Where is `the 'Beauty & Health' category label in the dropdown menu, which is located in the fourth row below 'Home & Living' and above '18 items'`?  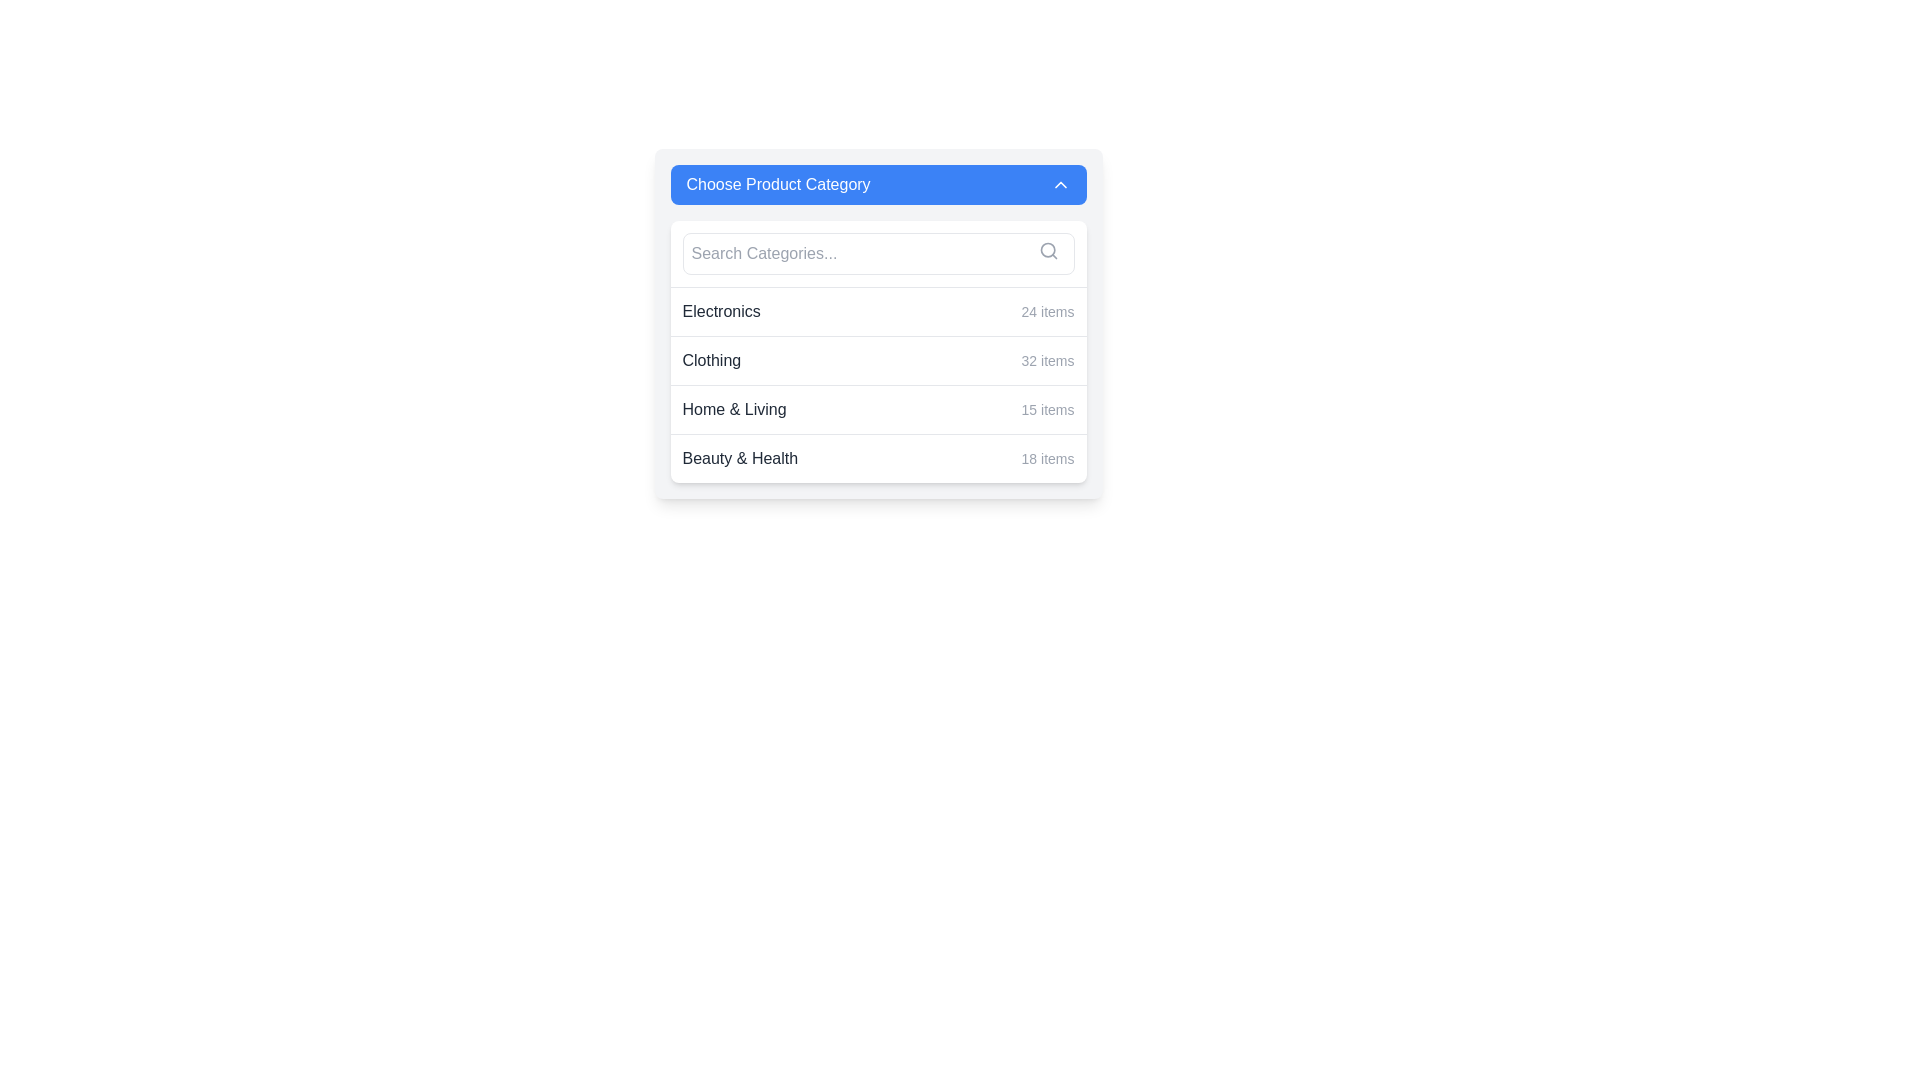
the 'Beauty & Health' category label in the dropdown menu, which is located in the fourth row below 'Home & Living' and above '18 items' is located at coordinates (739, 459).